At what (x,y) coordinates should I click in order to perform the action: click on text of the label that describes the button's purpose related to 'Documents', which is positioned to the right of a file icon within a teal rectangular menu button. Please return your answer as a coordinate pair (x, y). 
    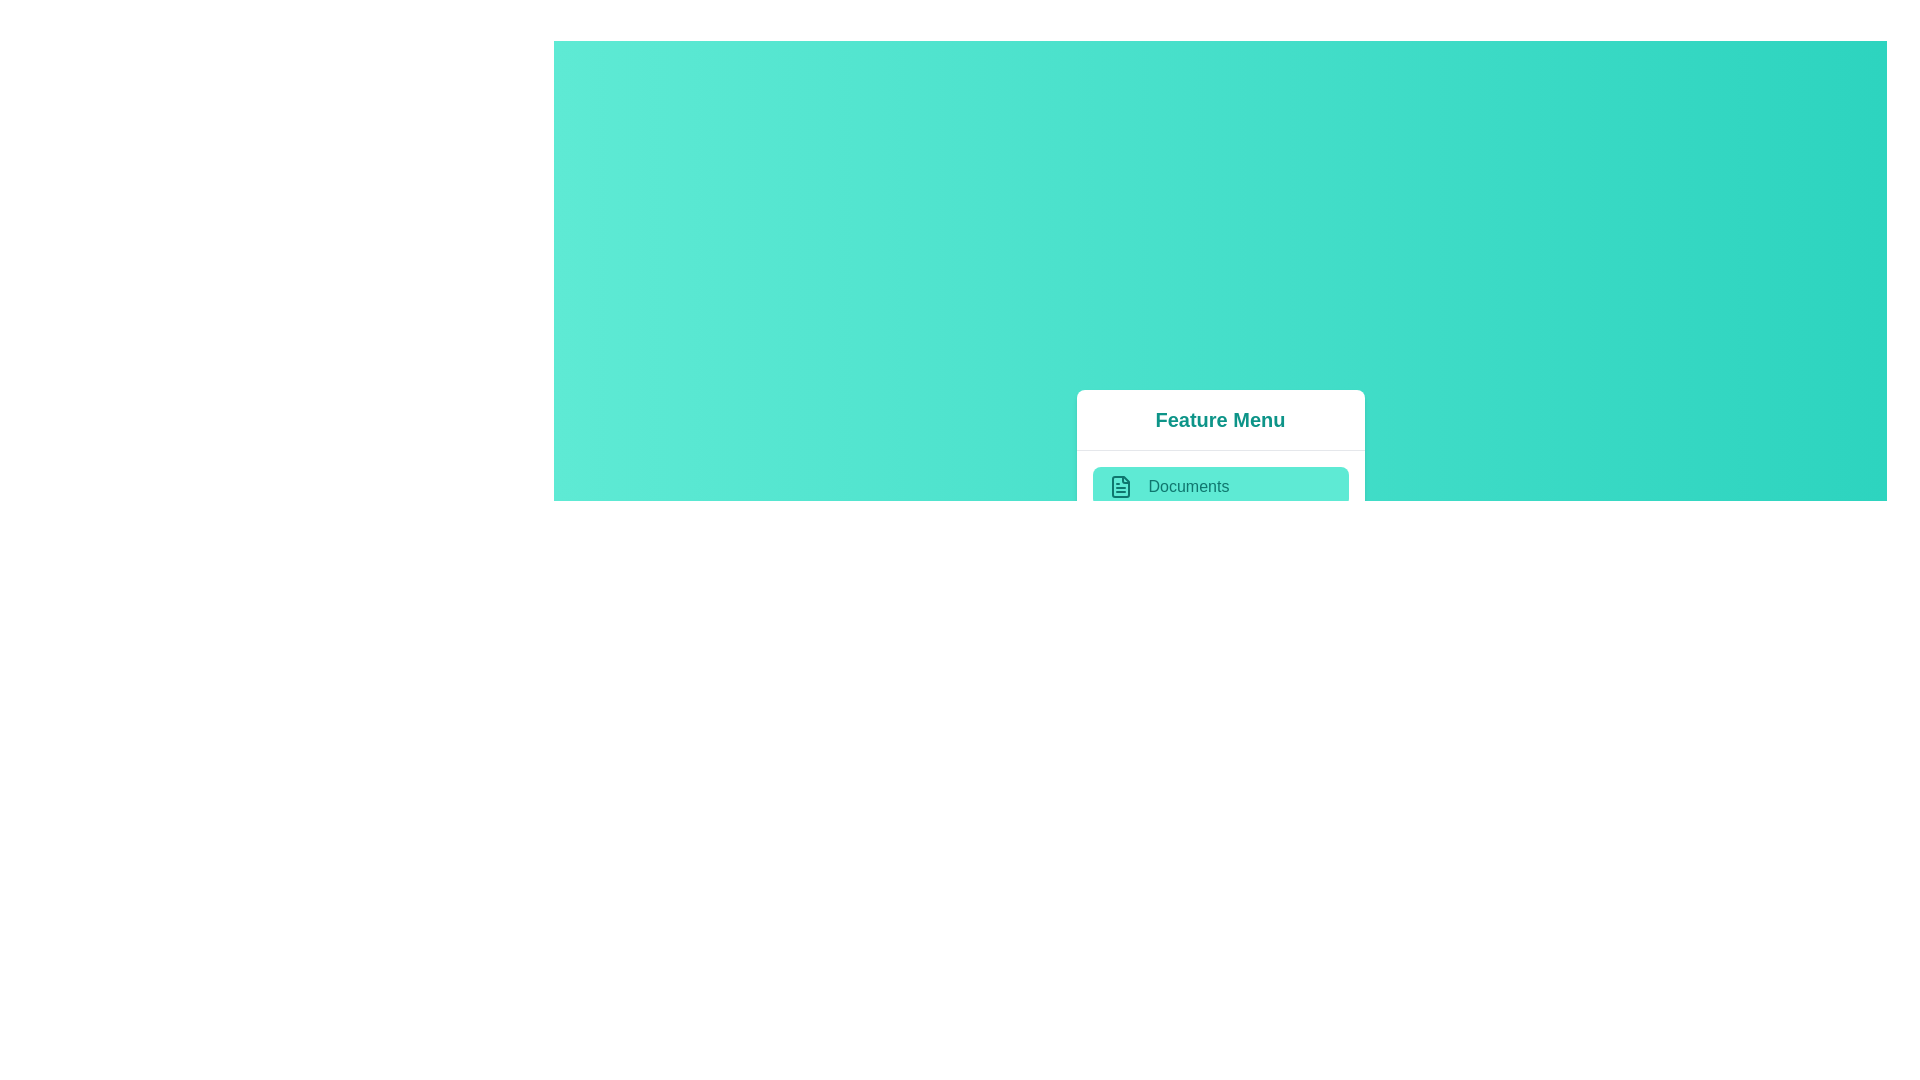
    Looking at the image, I should click on (1188, 486).